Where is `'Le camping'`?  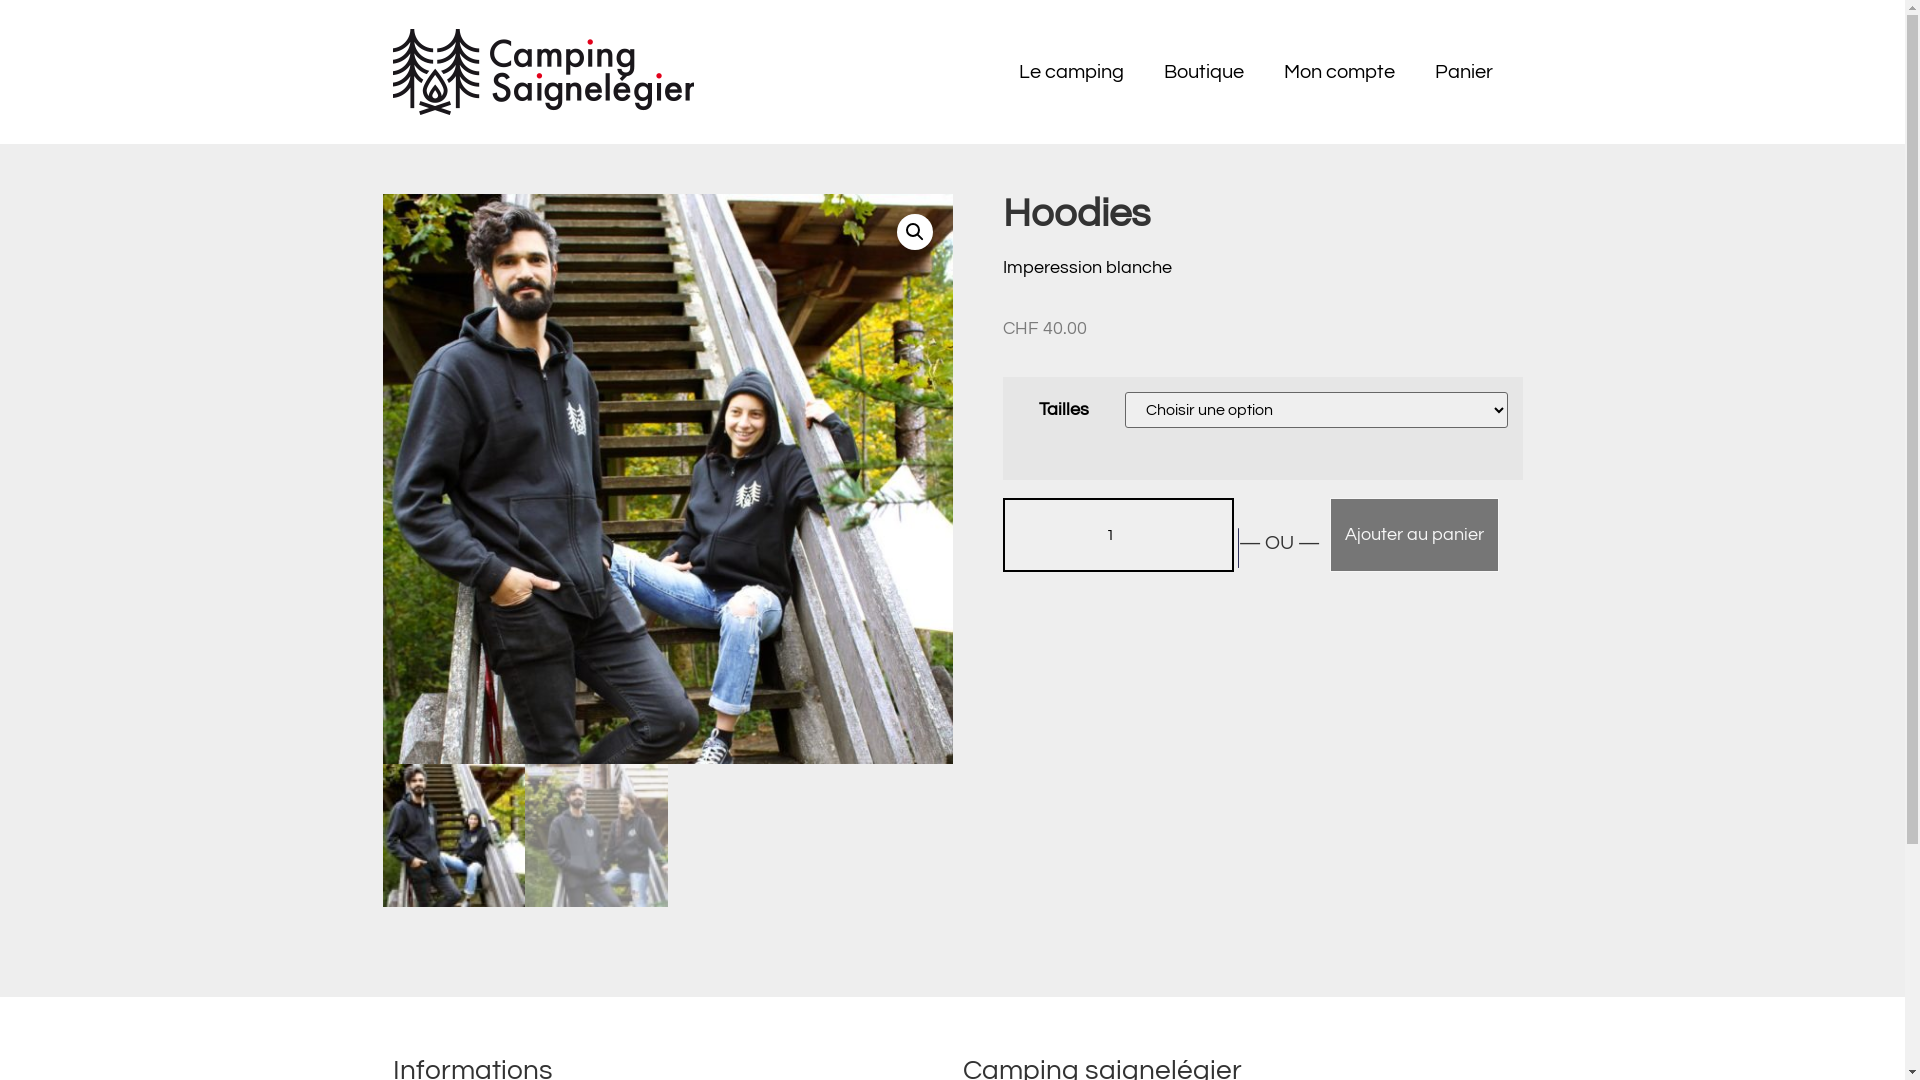
'Le camping' is located at coordinates (1069, 71).